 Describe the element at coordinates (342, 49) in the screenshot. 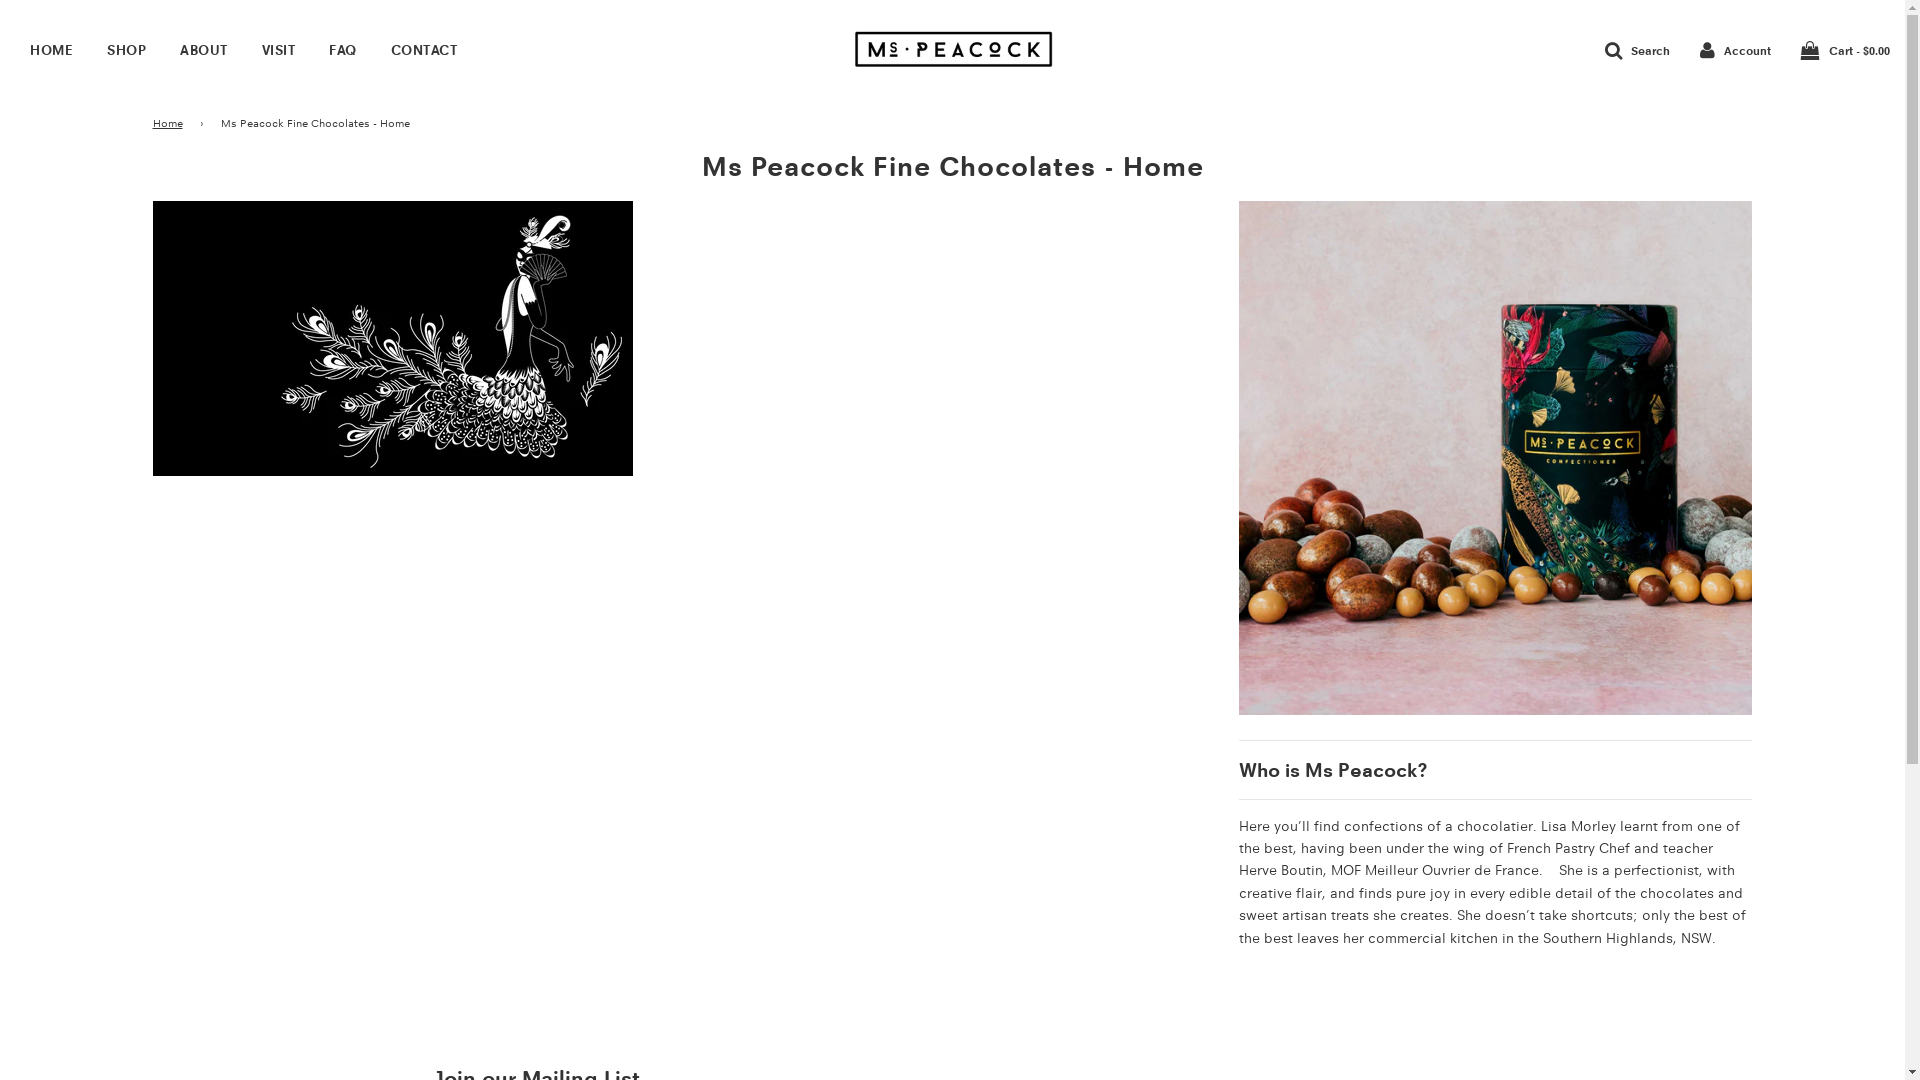

I see `'FAQ'` at that location.